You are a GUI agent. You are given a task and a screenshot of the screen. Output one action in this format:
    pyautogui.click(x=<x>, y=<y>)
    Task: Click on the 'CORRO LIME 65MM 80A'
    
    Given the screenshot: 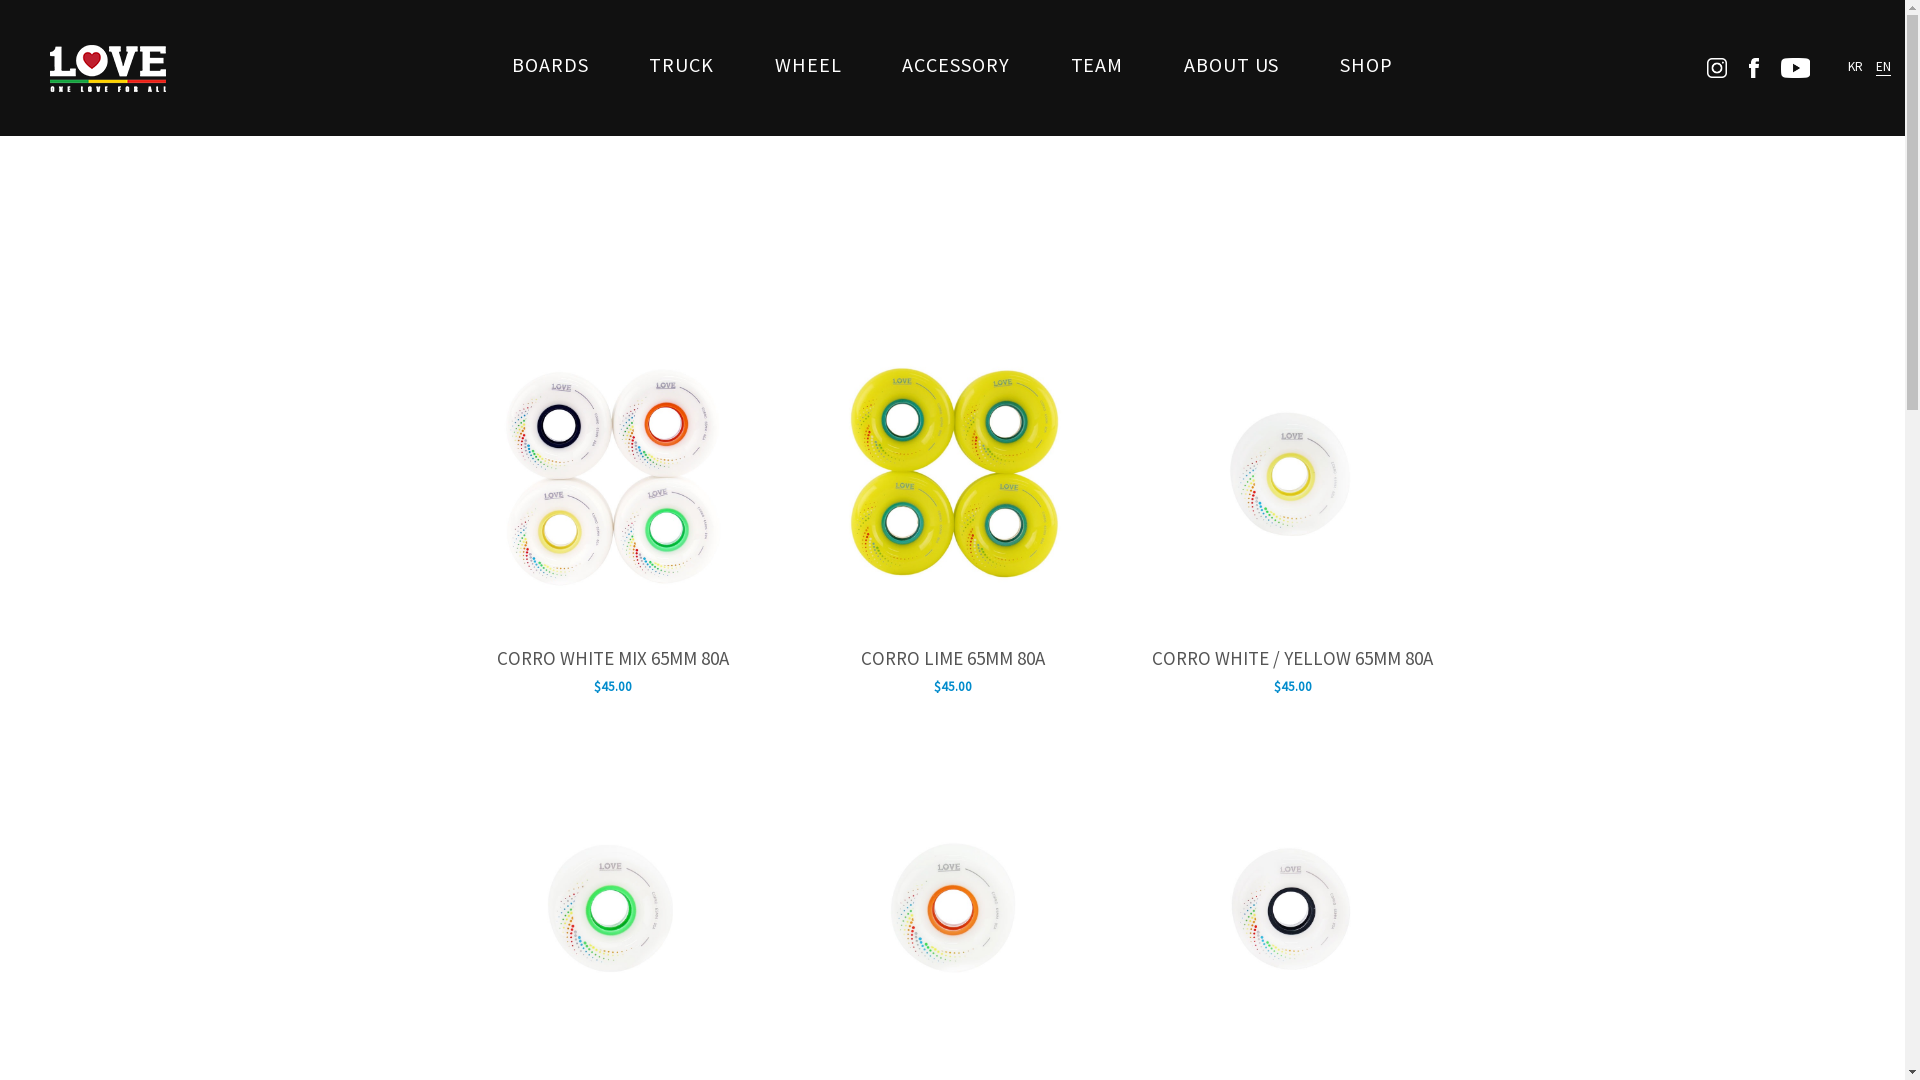 What is the action you would take?
    pyautogui.click(x=950, y=660)
    